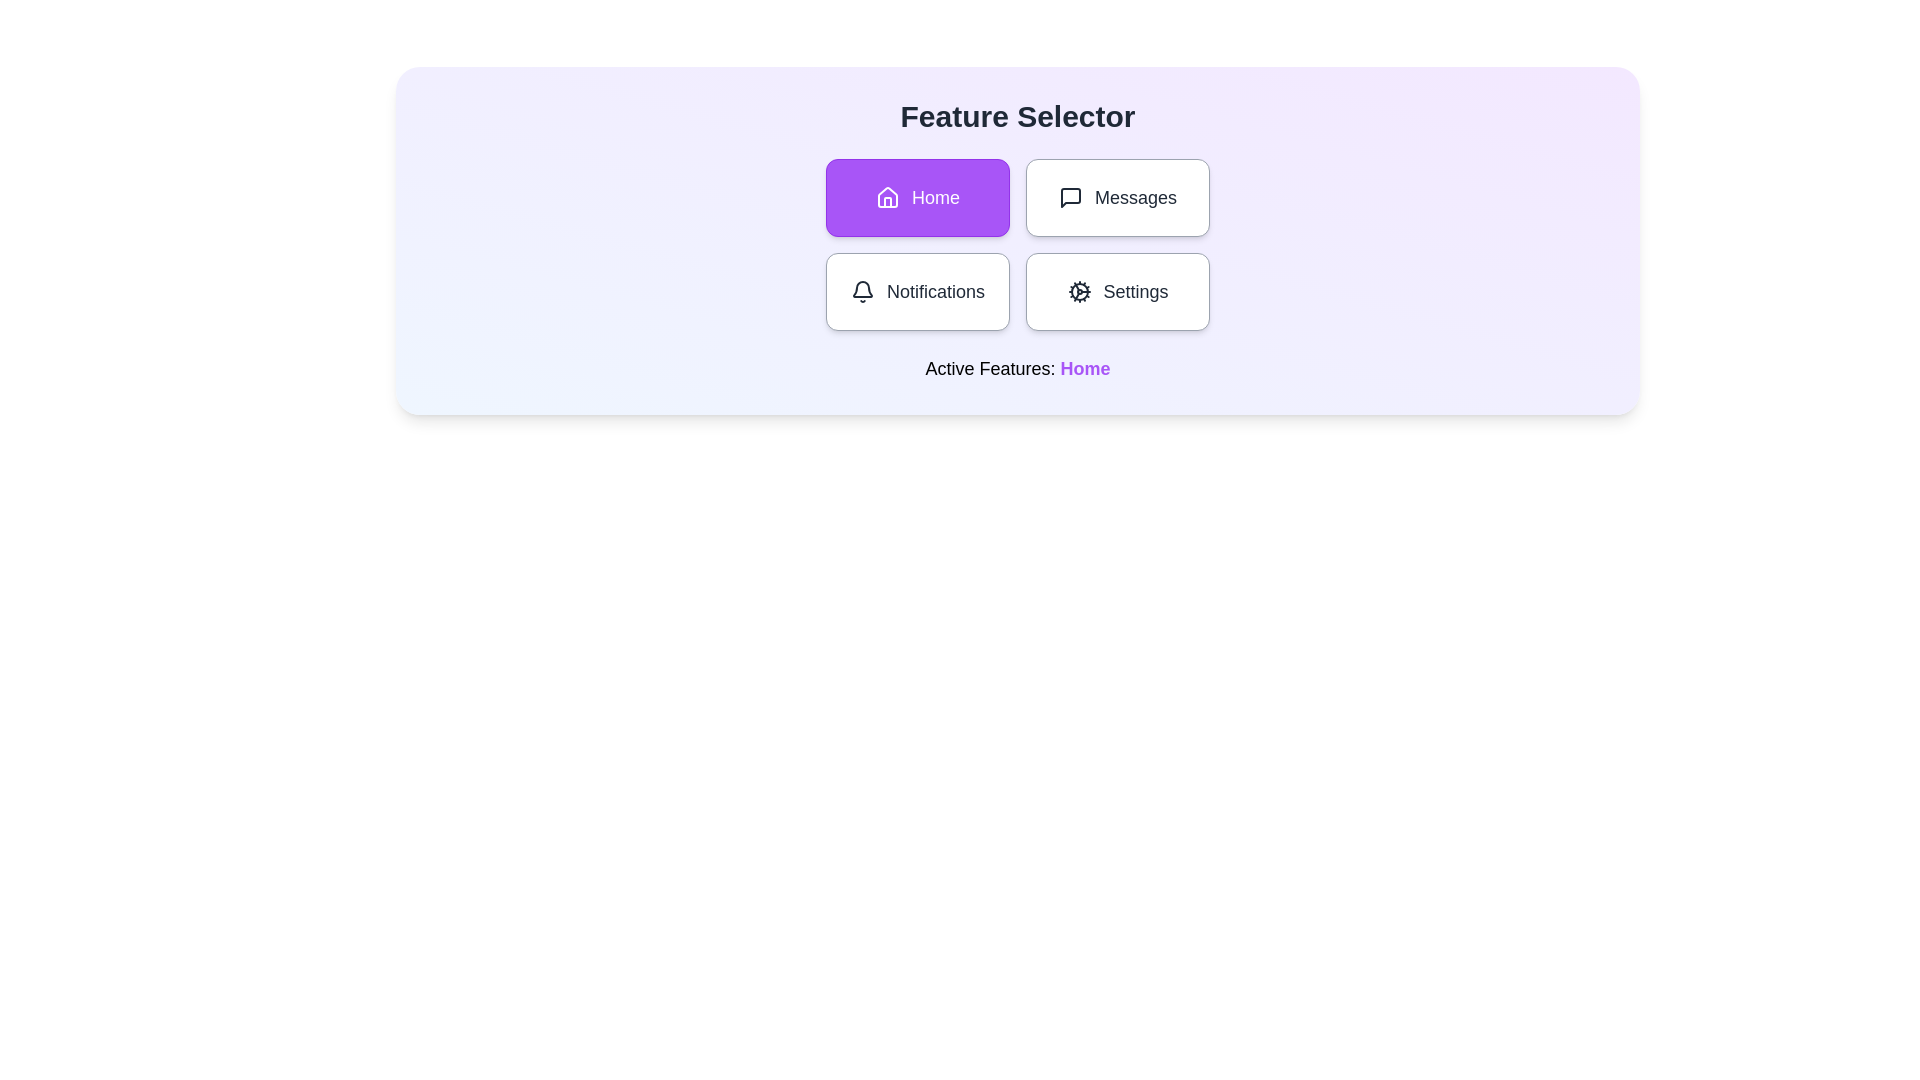 Image resolution: width=1920 pixels, height=1080 pixels. I want to click on the text label displaying 'Home', which is styled in bold purple font and is the last word in the sentence 'Active Features: Home', so click(1084, 369).